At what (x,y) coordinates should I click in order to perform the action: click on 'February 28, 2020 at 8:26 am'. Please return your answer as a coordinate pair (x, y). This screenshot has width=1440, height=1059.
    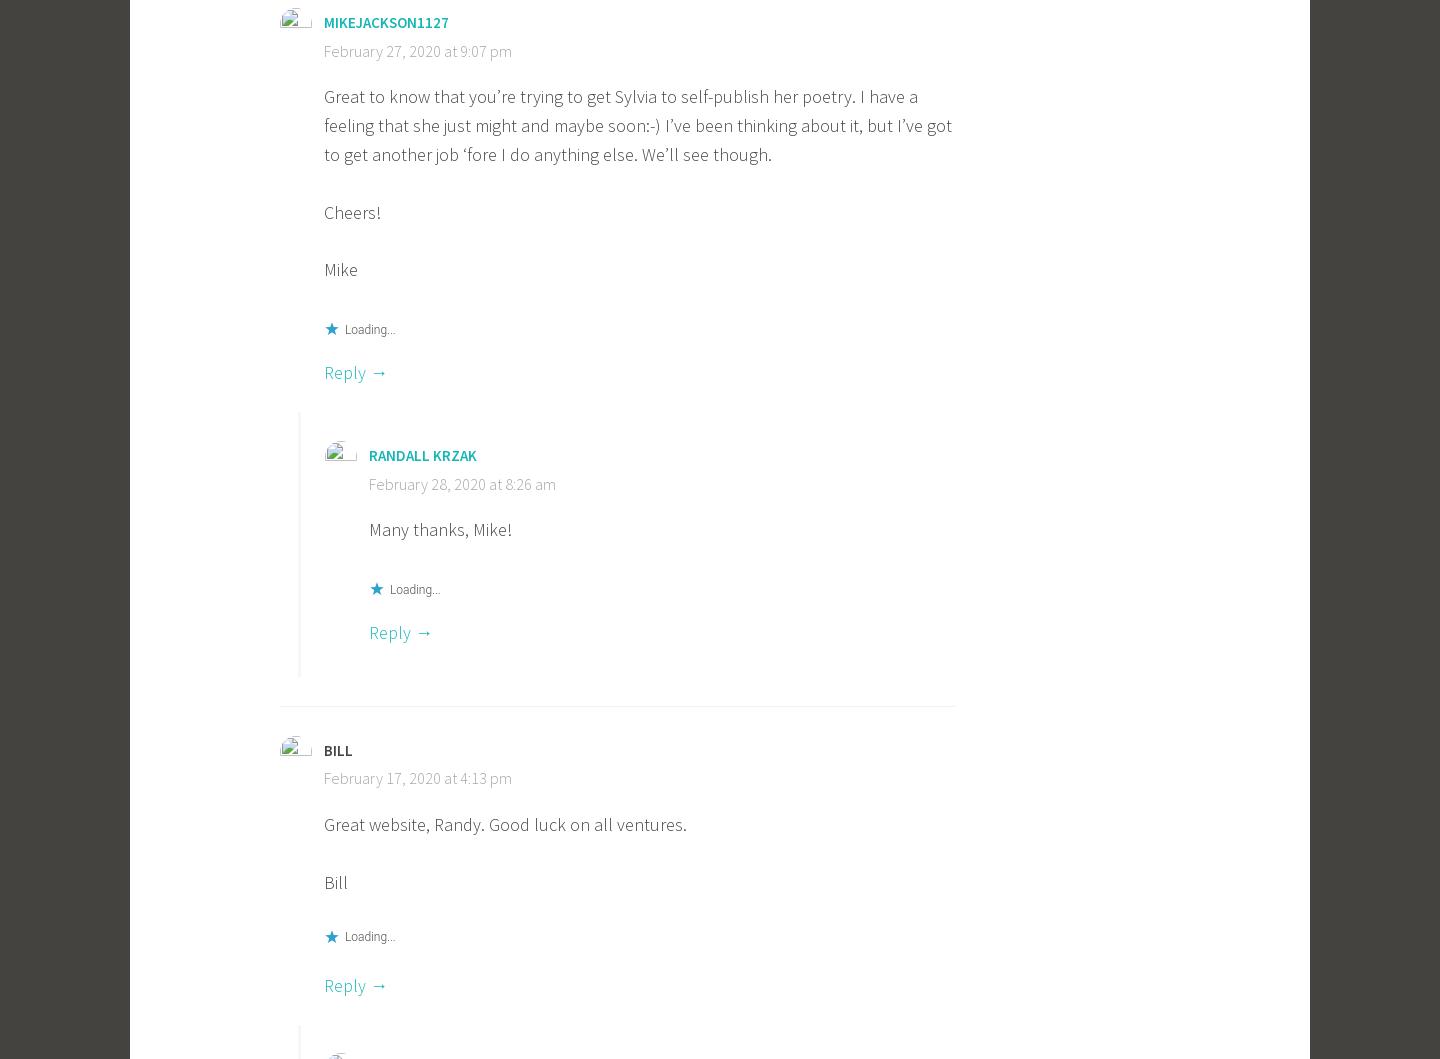
    Looking at the image, I should click on (462, 483).